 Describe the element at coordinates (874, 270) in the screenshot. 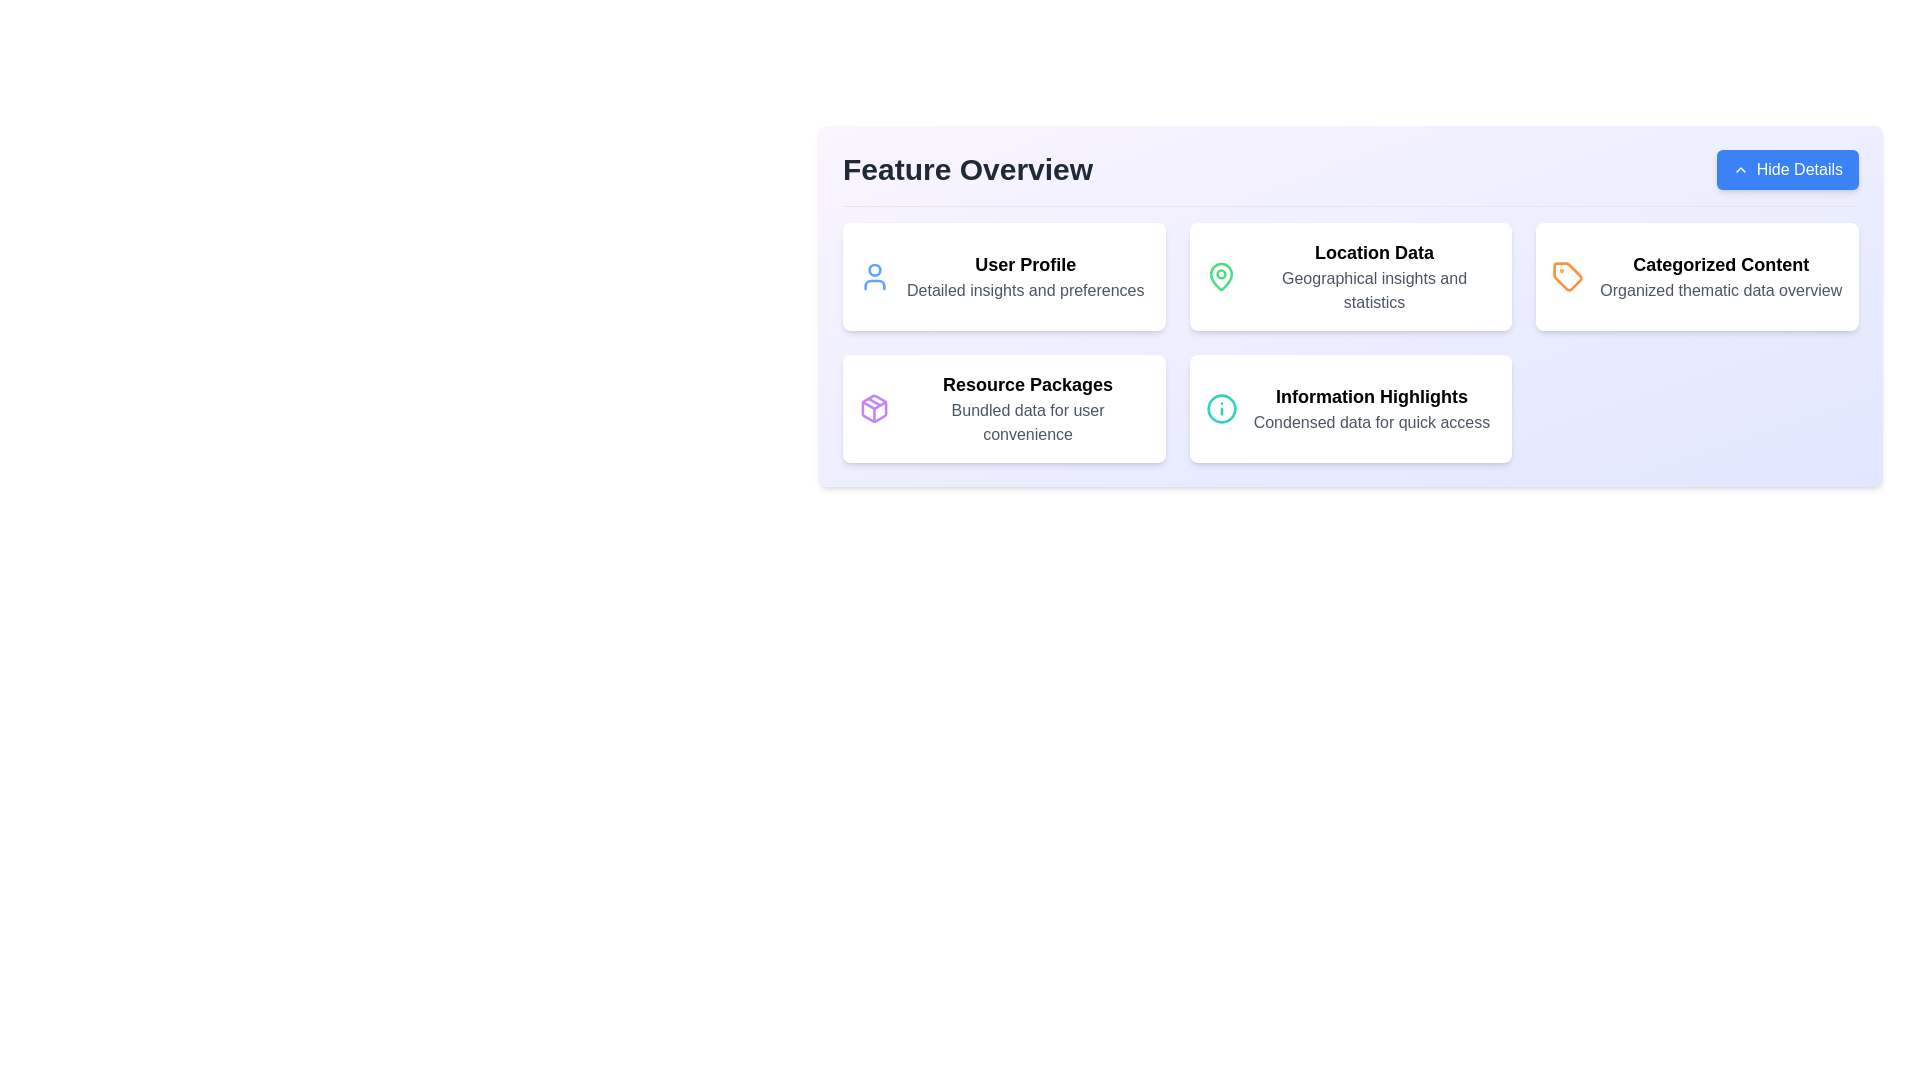

I see `the 'User Profile' feature by clicking on the SVG circle representing the user's head, located in the top-left section of the feature overview grid` at that location.